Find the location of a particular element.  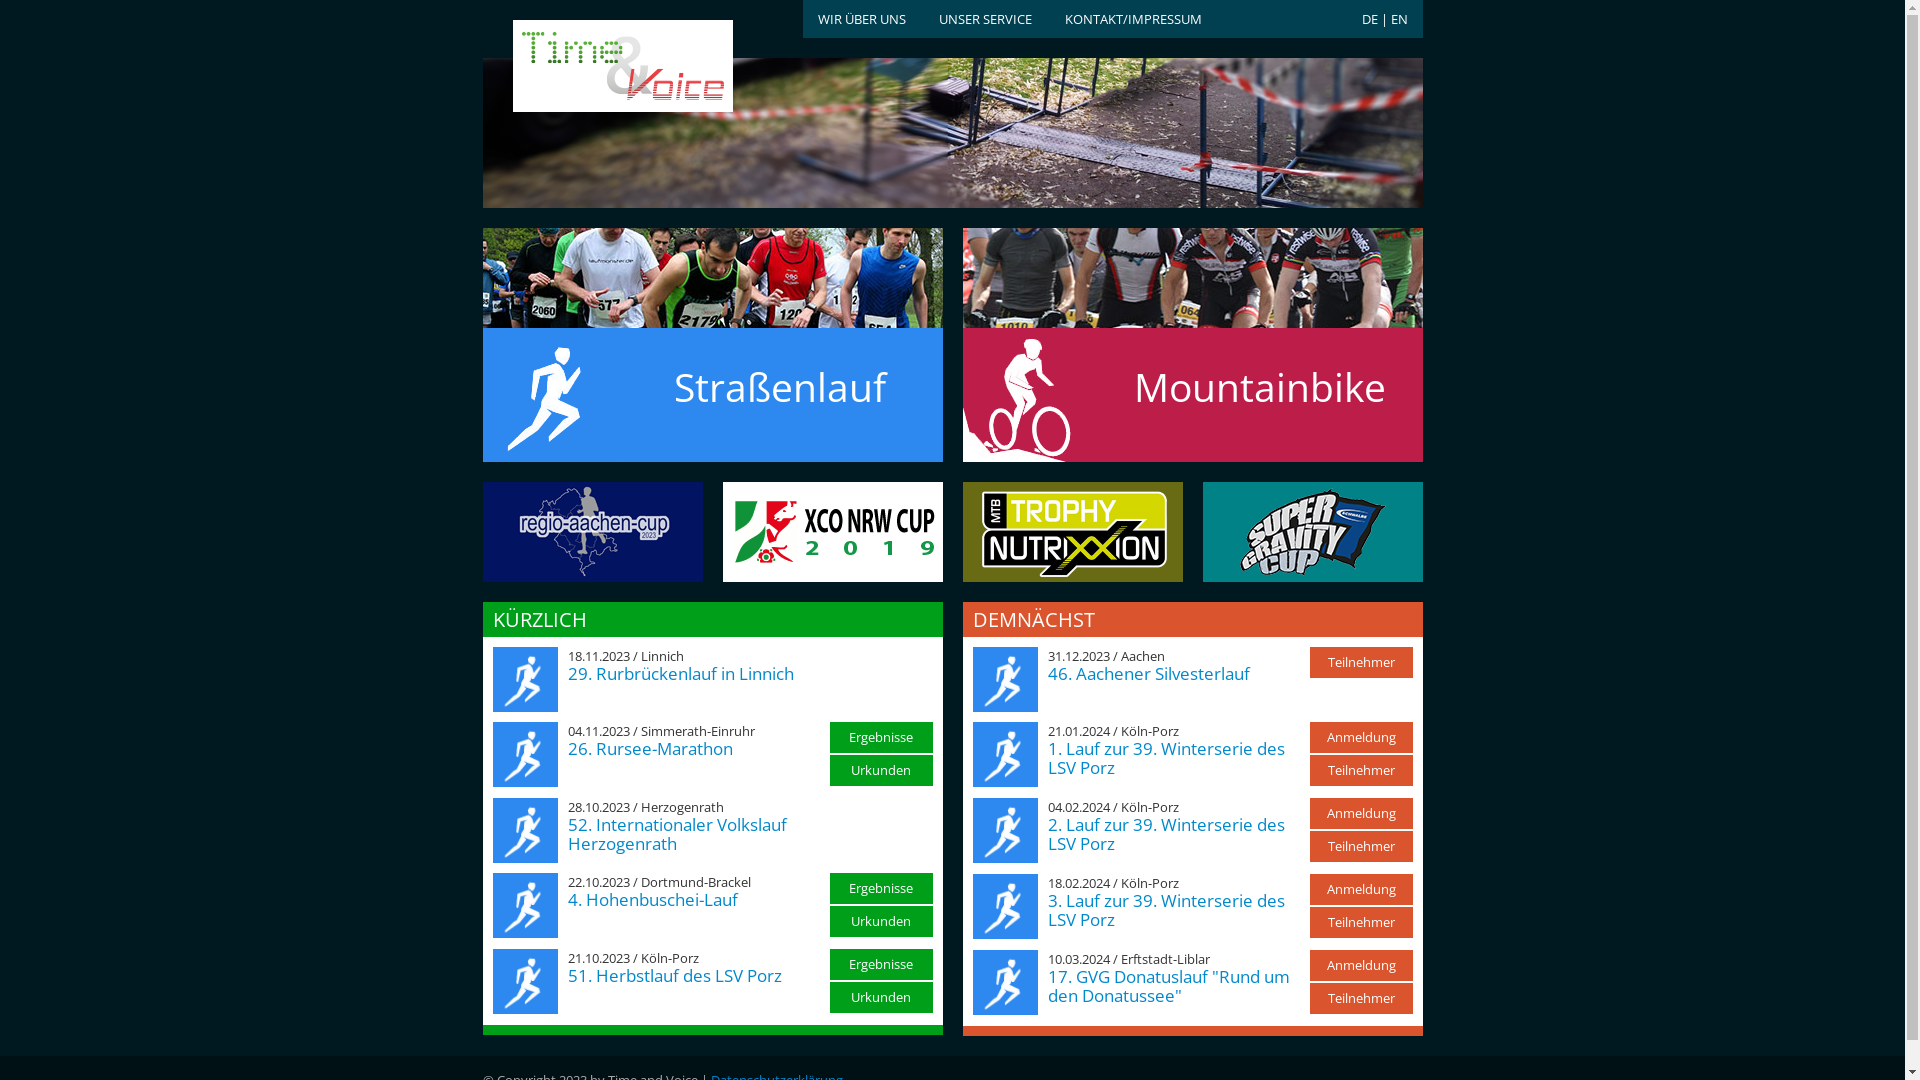

'26. Rursee-Marathon' is located at coordinates (650, 748).